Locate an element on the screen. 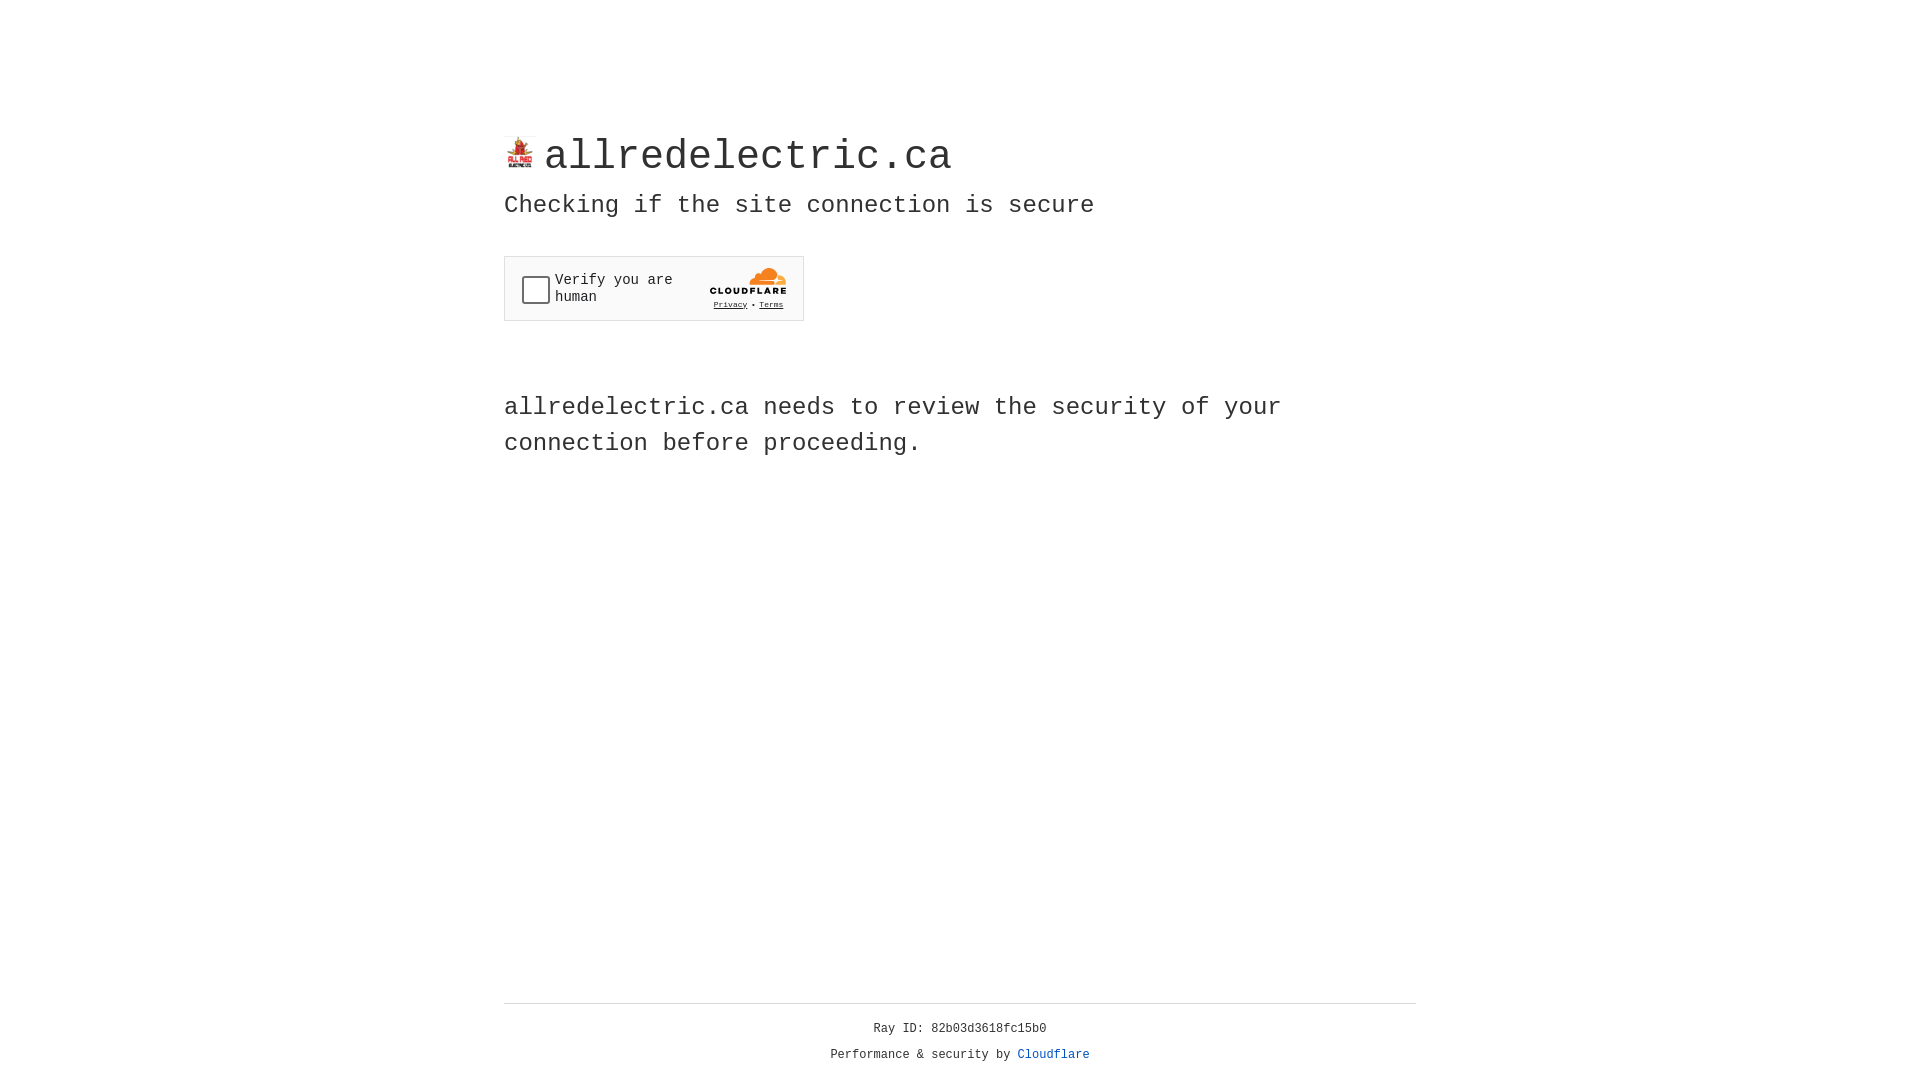  'Widget containing a Cloudflare security challenge' is located at coordinates (653, 288).